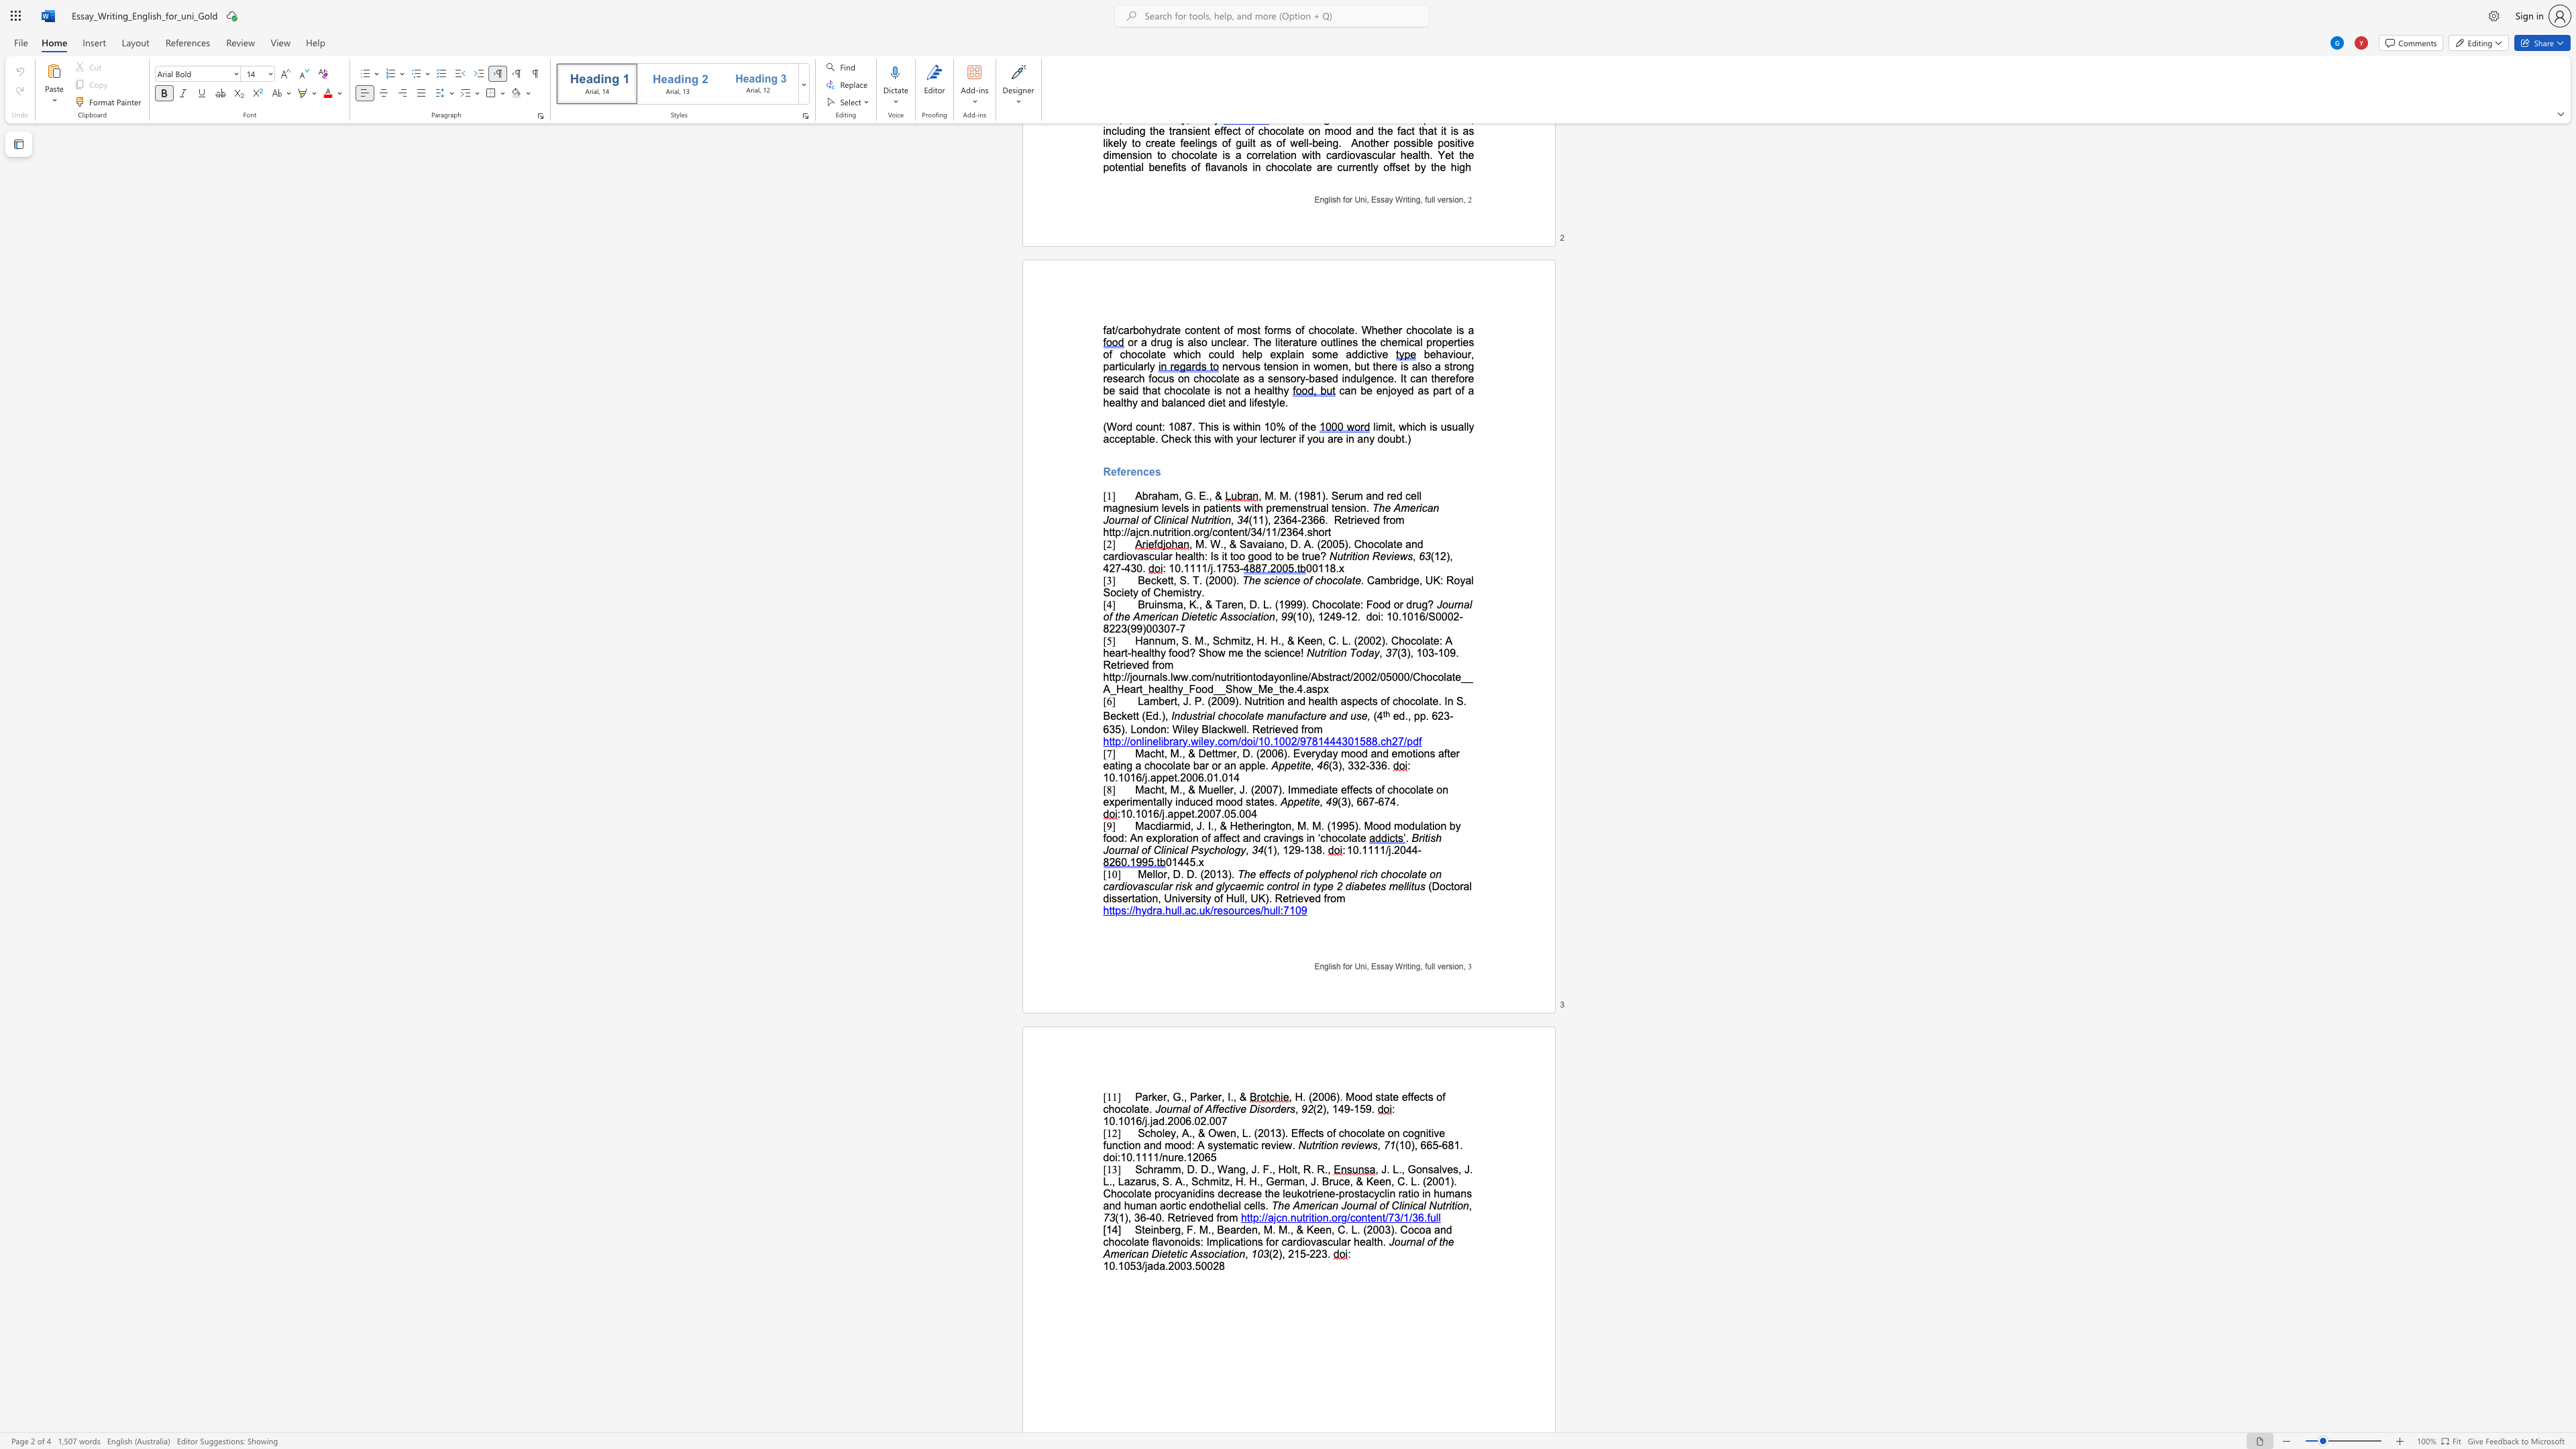 This screenshot has height=1449, width=2576. Describe the element at coordinates (1271, 1253) in the screenshot. I see `the subset text "2), 215-" within the text "(2), 215-223."` at that location.